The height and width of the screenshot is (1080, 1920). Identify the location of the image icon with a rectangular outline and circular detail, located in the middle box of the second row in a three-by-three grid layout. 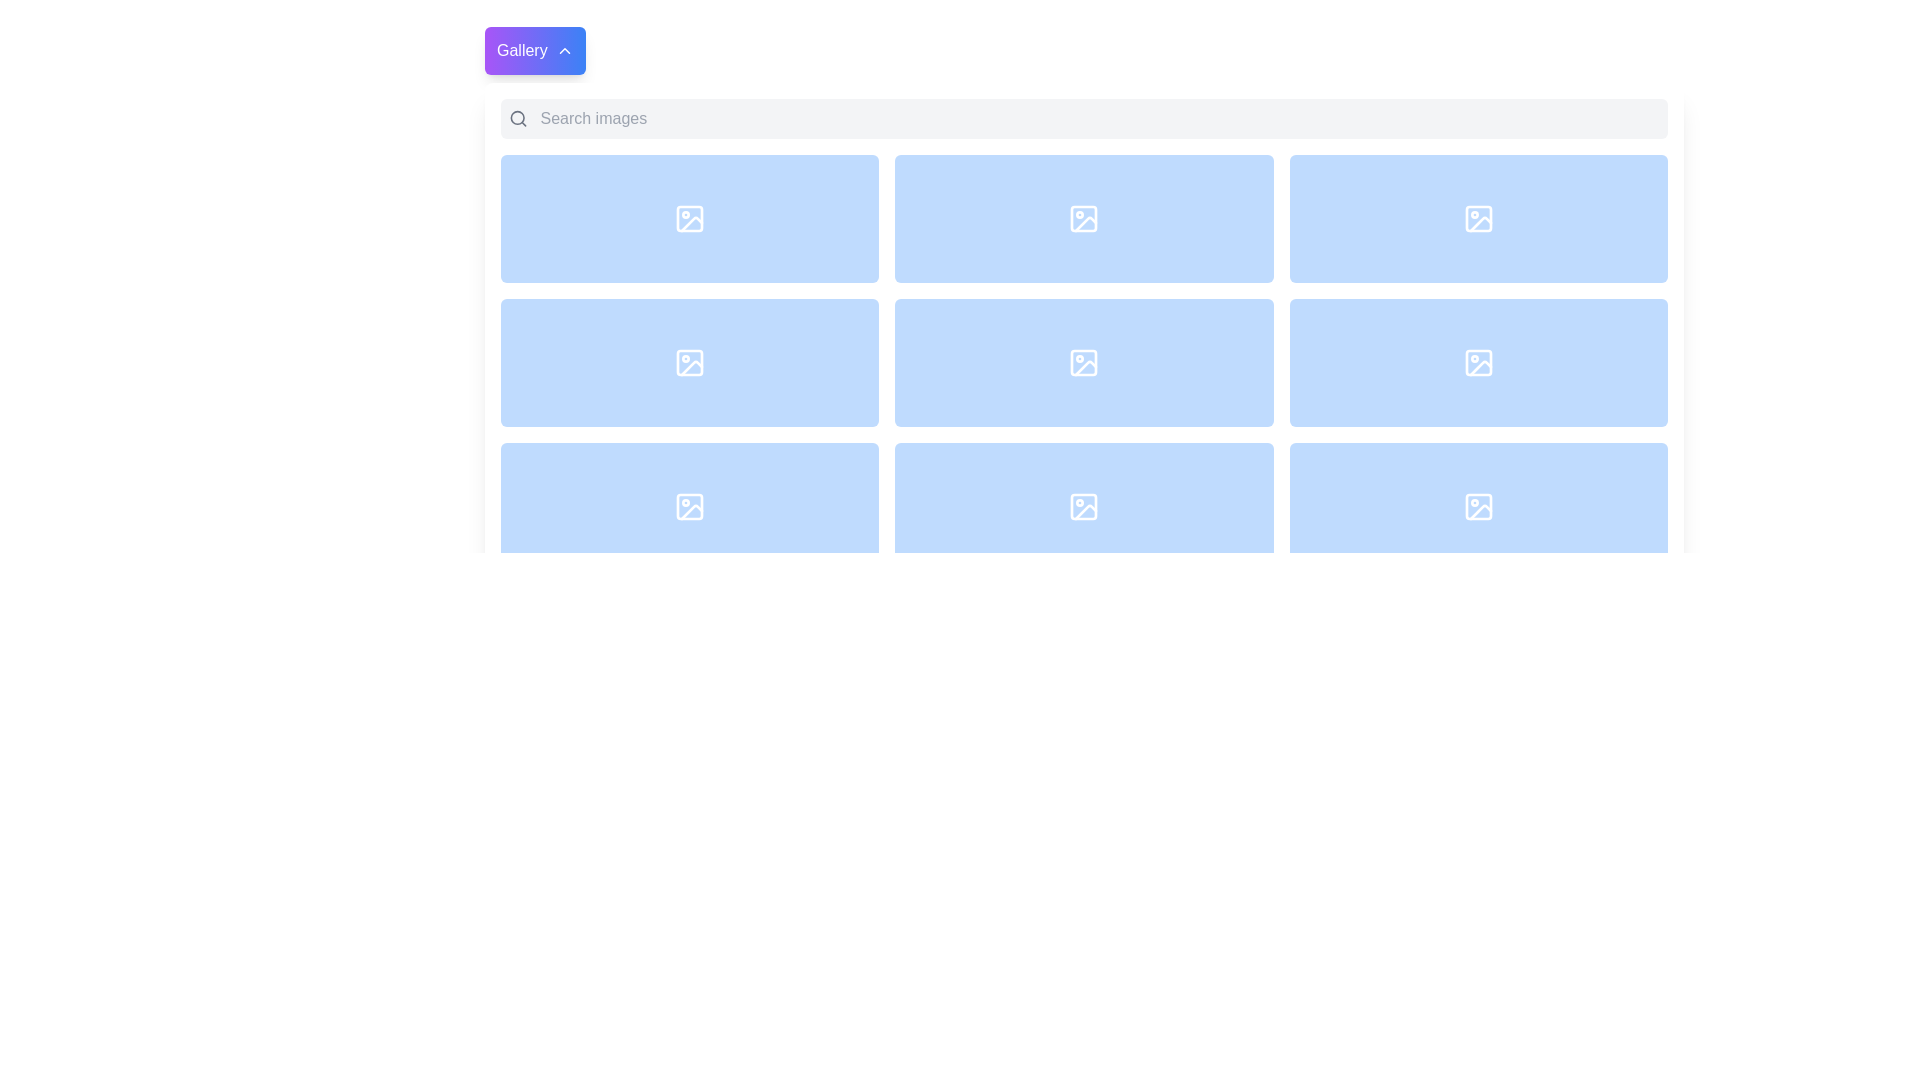
(690, 362).